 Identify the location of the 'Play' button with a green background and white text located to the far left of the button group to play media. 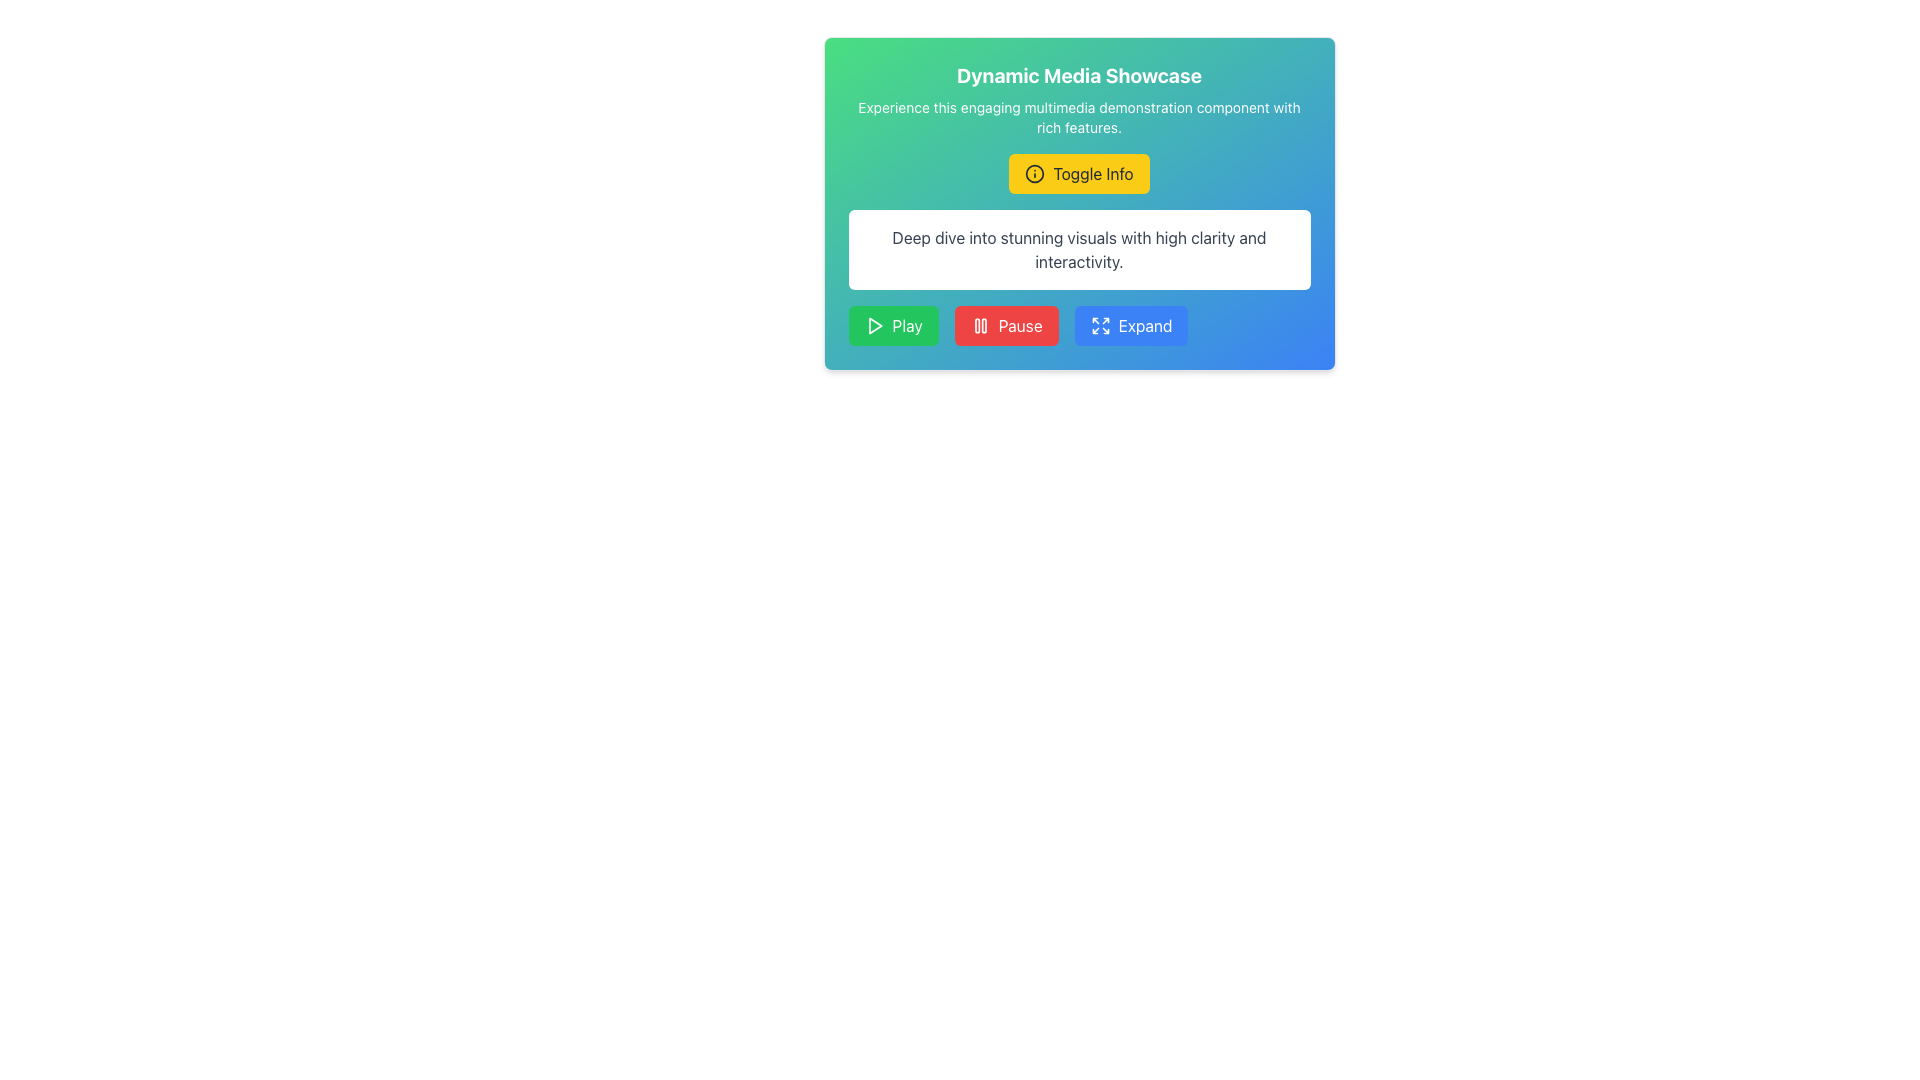
(892, 325).